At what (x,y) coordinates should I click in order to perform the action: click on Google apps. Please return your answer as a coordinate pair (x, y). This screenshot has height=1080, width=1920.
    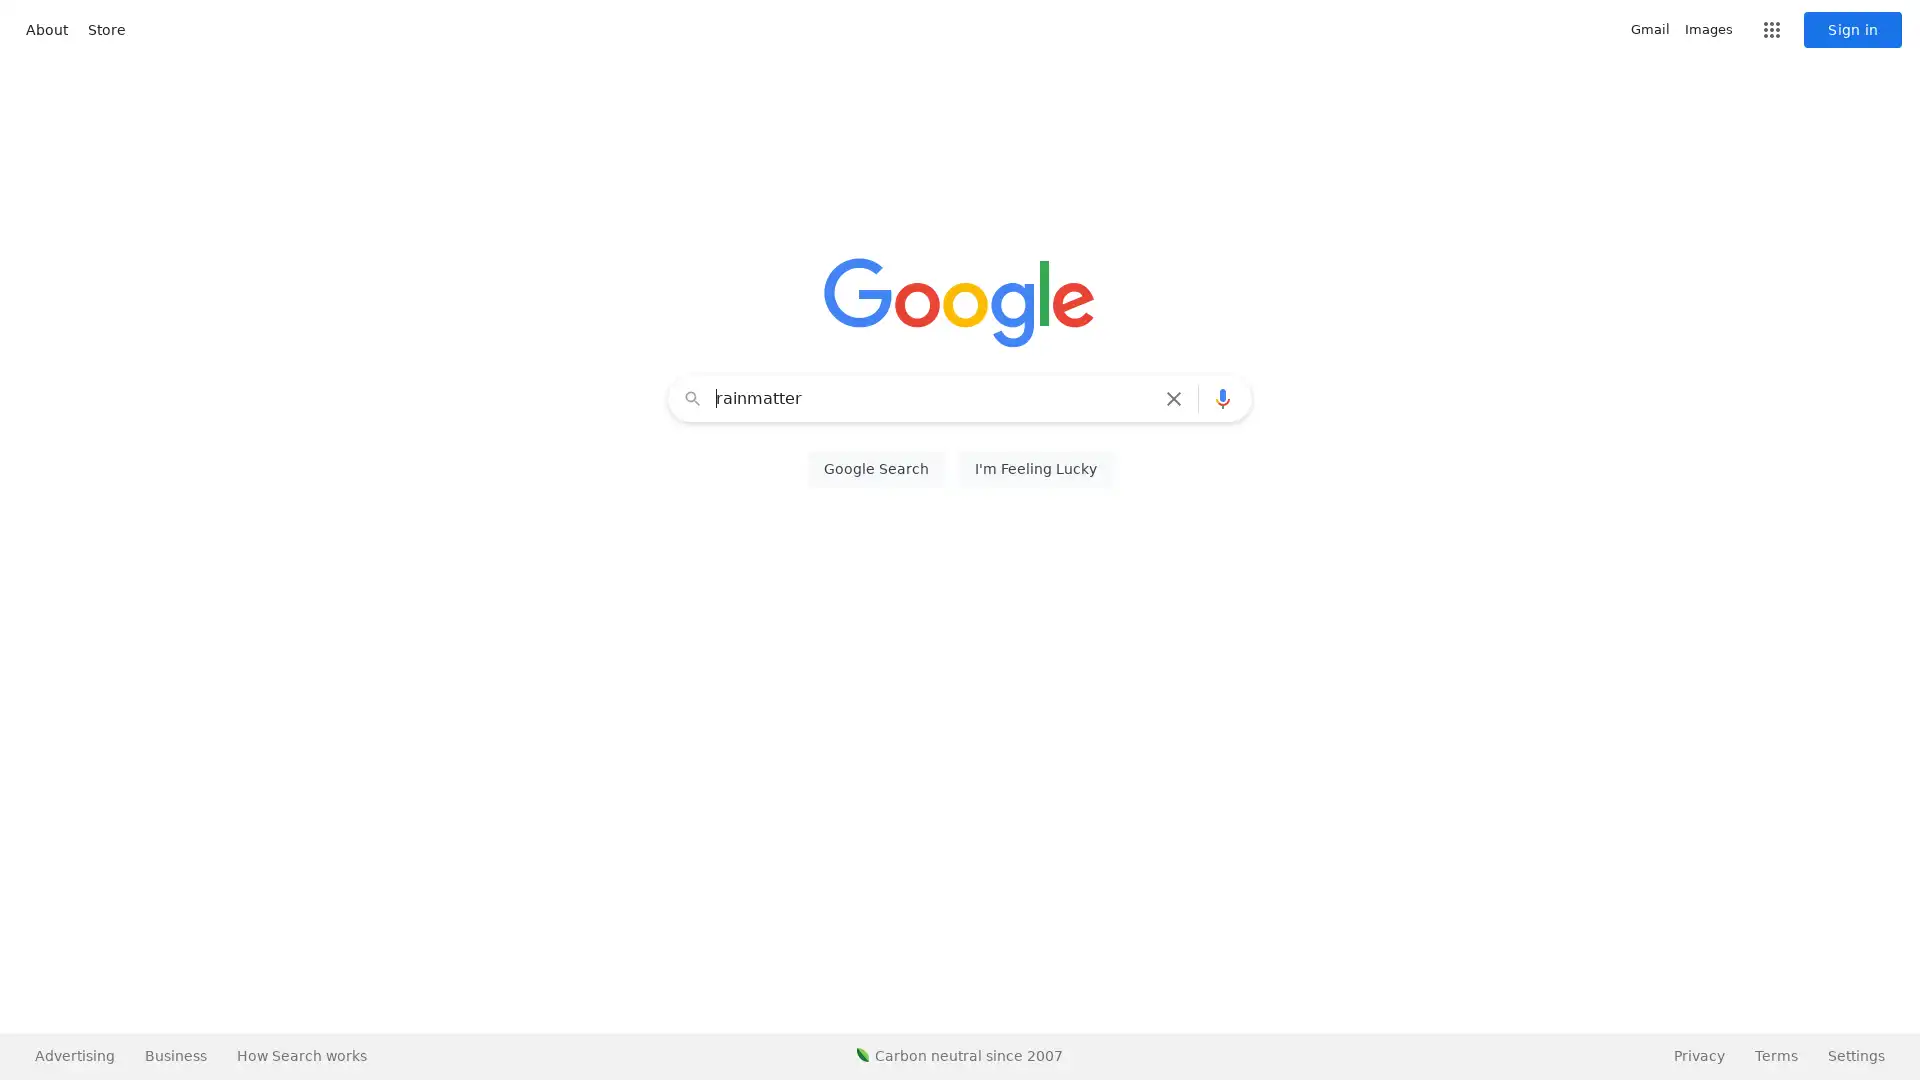
    Looking at the image, I should click on (1771, 30).